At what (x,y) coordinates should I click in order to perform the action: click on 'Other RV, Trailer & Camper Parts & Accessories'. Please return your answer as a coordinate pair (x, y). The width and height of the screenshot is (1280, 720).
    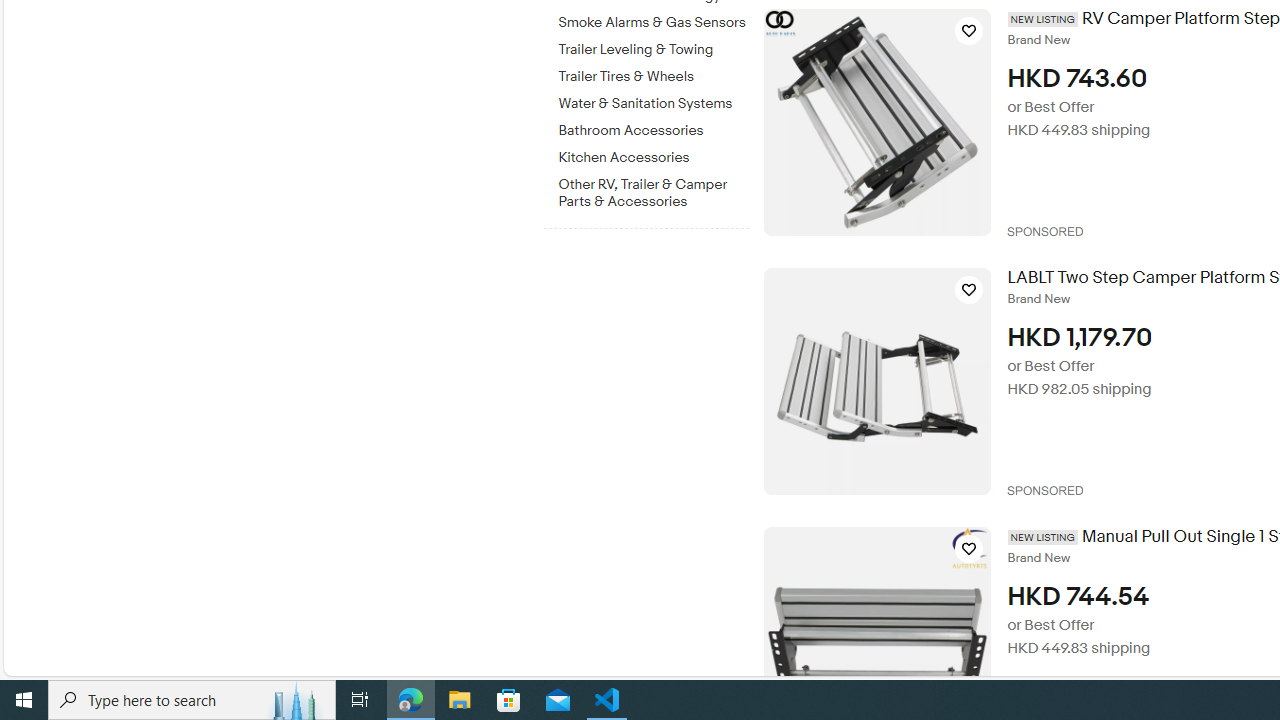
    Looking at the image, I should click on (653, 189).